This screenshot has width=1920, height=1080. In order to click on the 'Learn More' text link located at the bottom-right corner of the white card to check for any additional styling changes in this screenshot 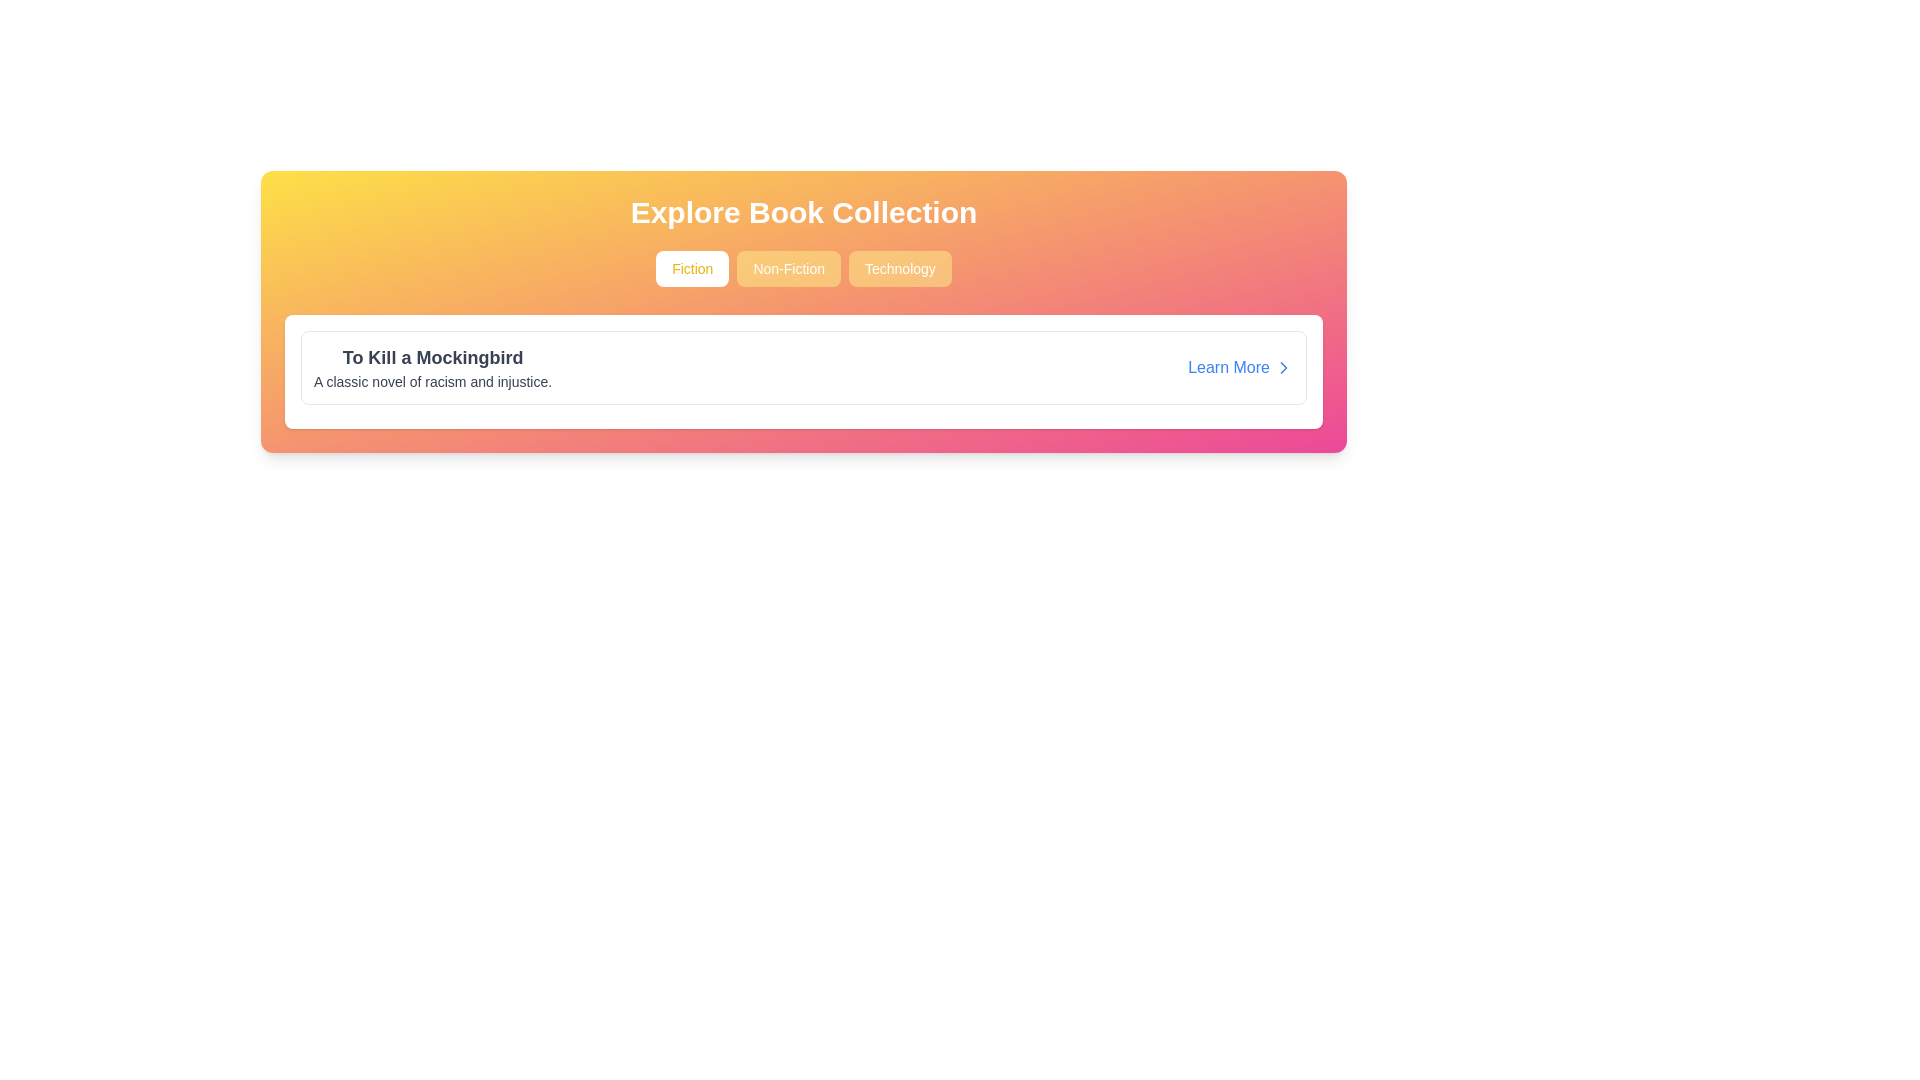, I will do `click(1228, 367)`.